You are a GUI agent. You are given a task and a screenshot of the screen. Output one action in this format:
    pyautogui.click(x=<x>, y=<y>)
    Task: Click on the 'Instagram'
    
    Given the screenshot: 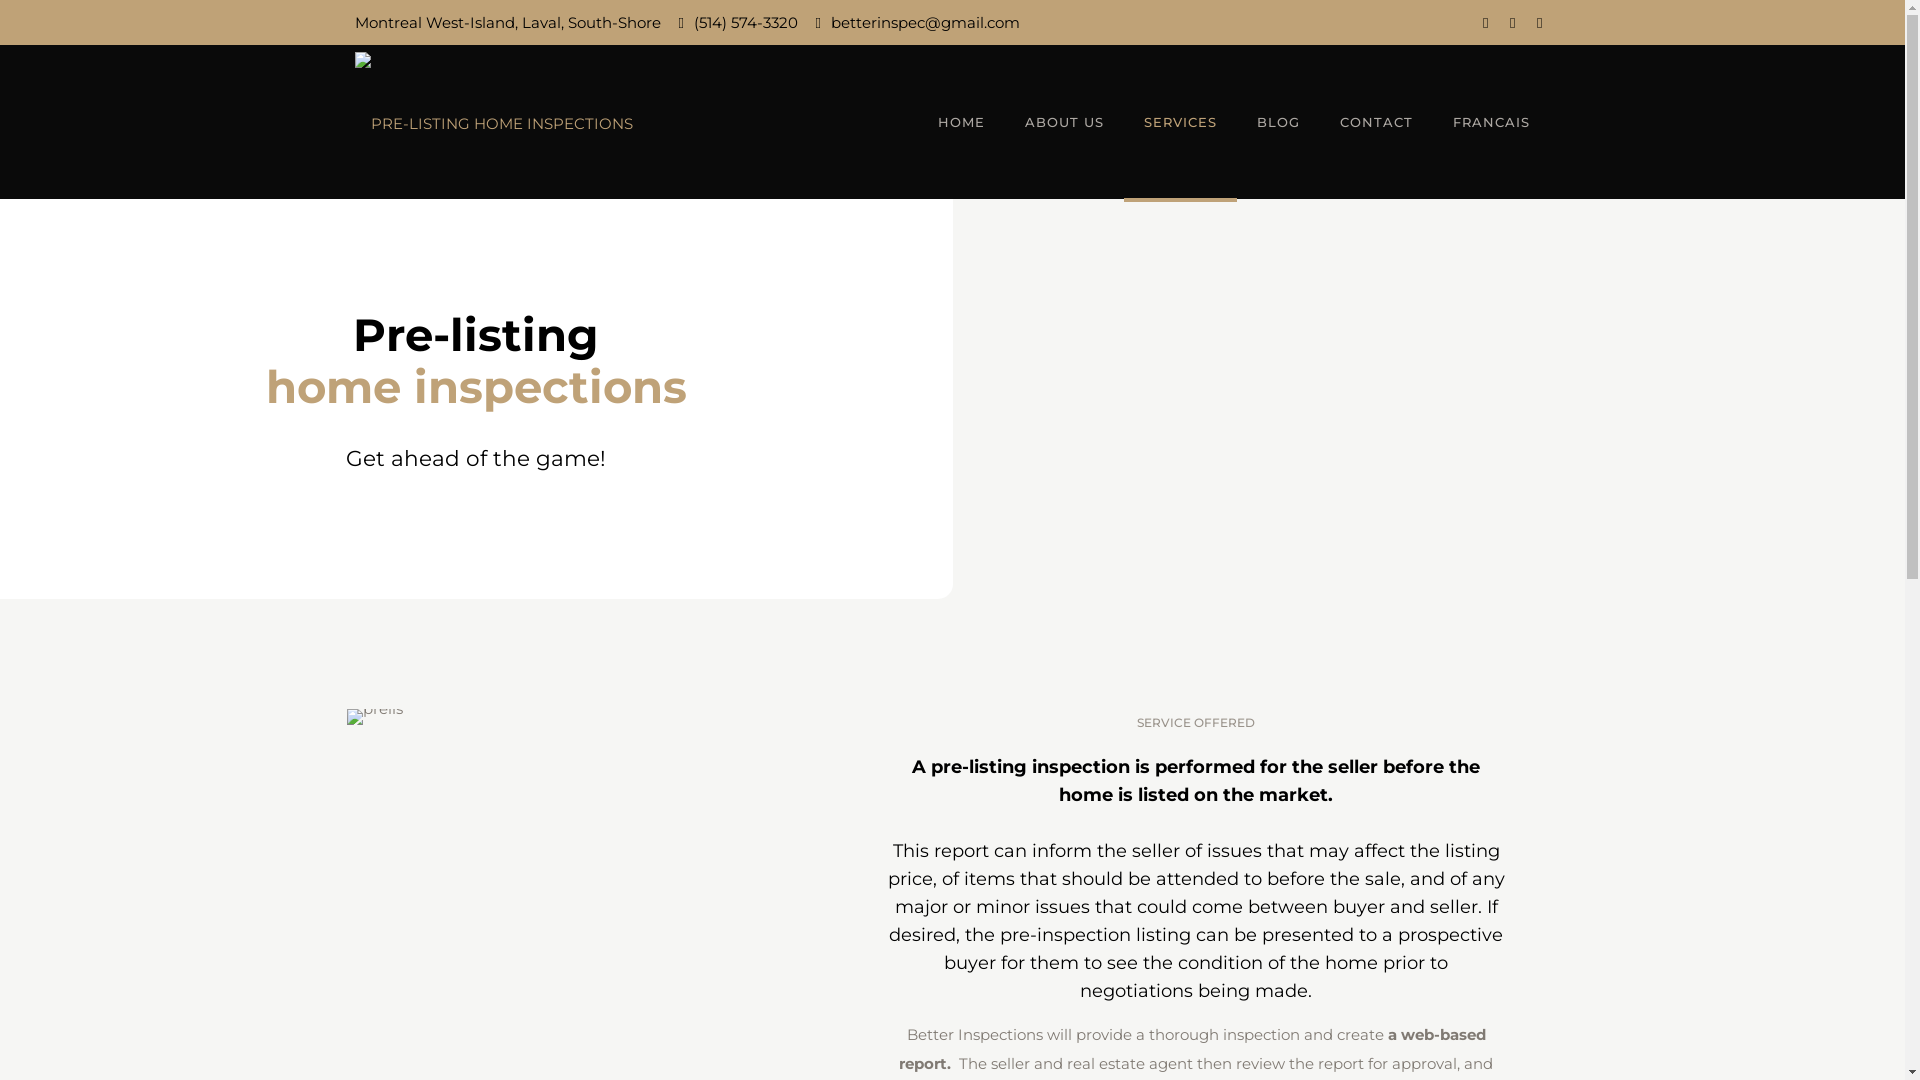 What is the action you would take?
    pyautogui.click(x=1512, y=22)
    